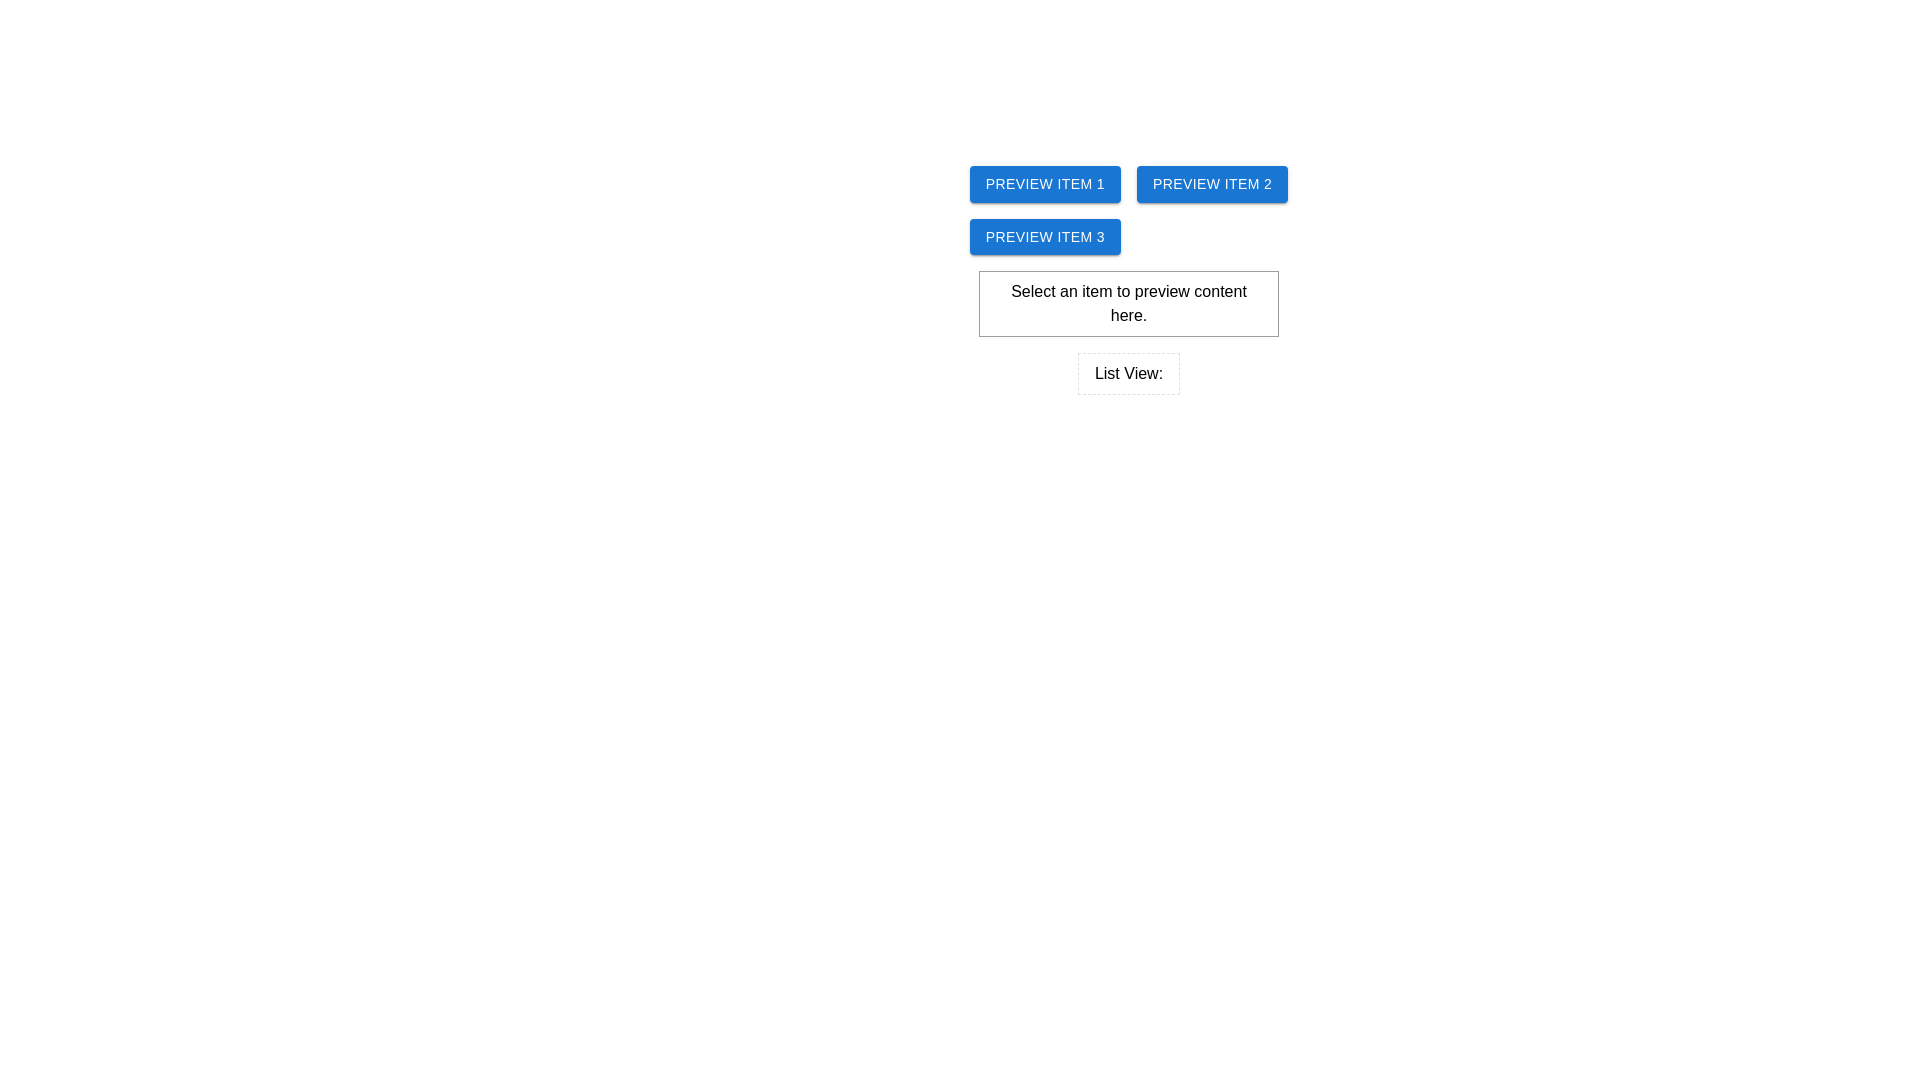  I want to click on the first button in the grid layout, so click(1044, 184).